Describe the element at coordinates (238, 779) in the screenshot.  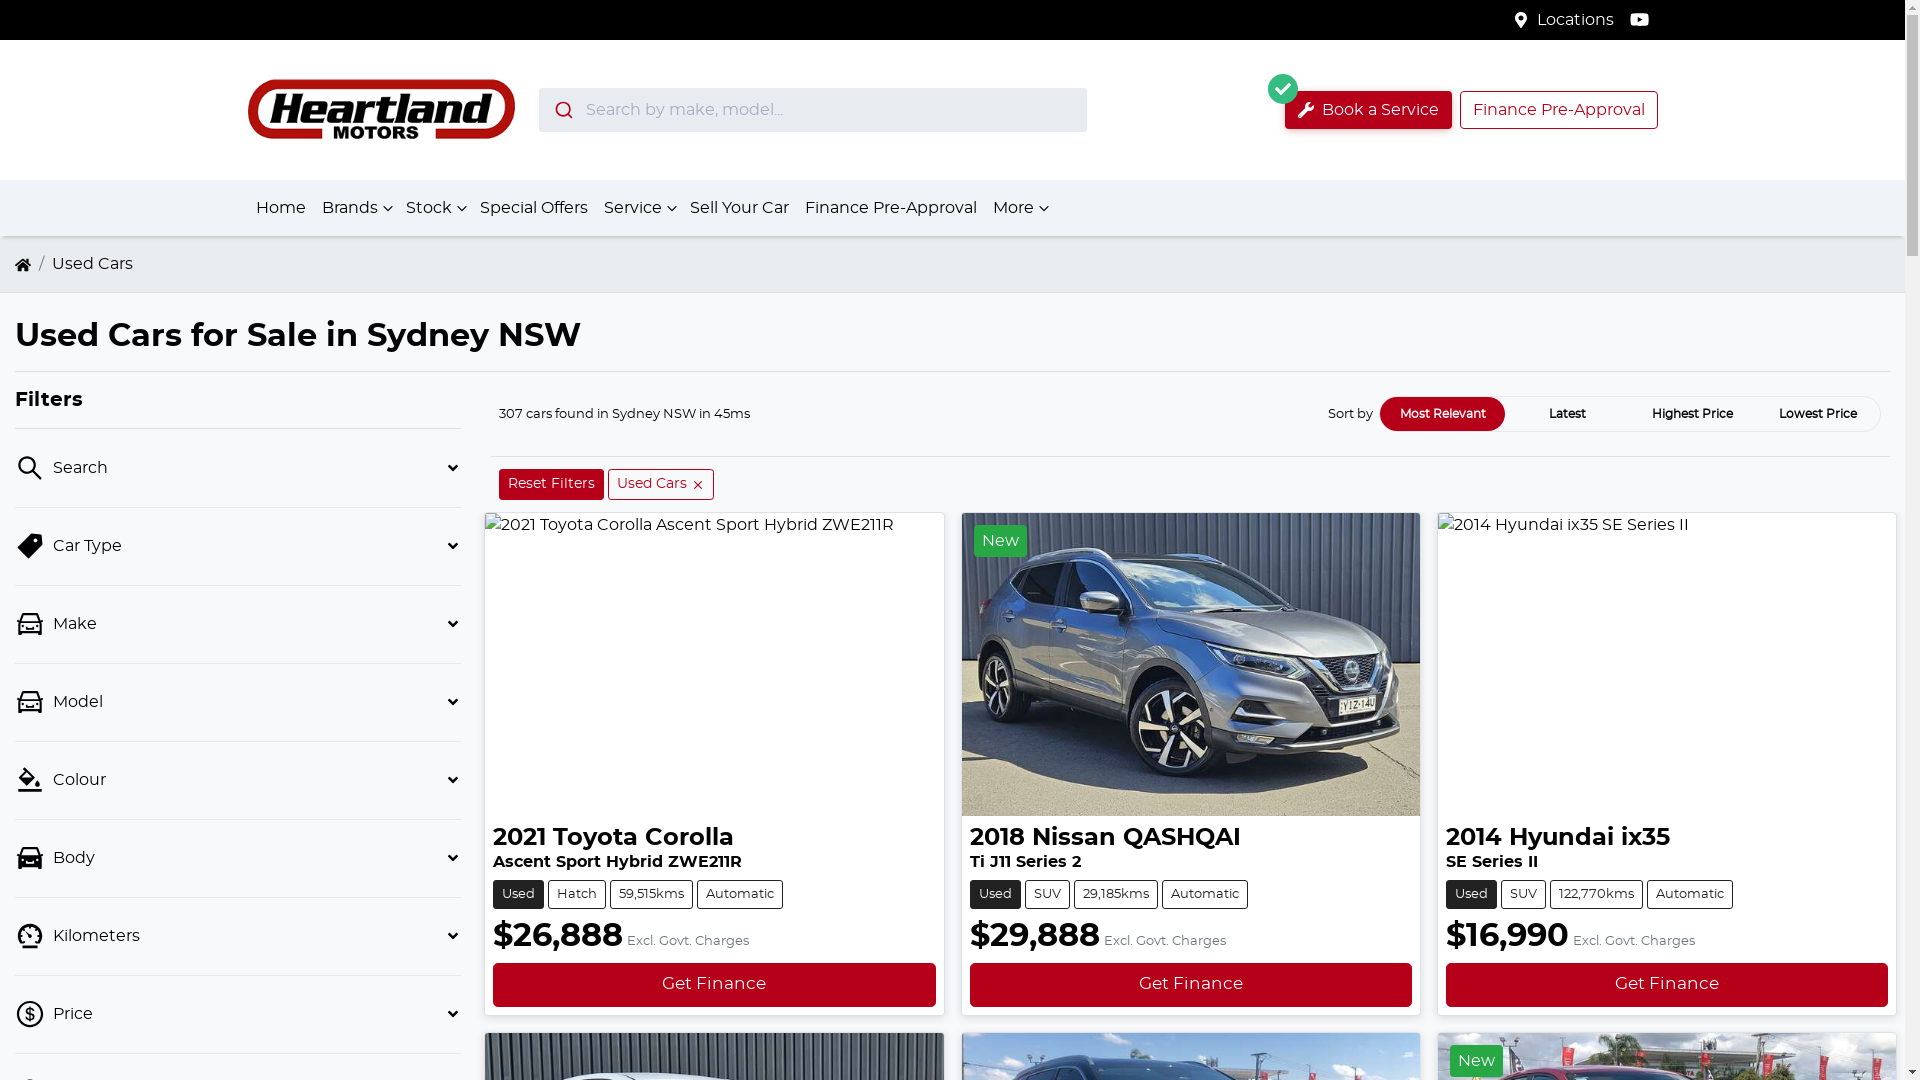
I see `'Colour'` at that location.